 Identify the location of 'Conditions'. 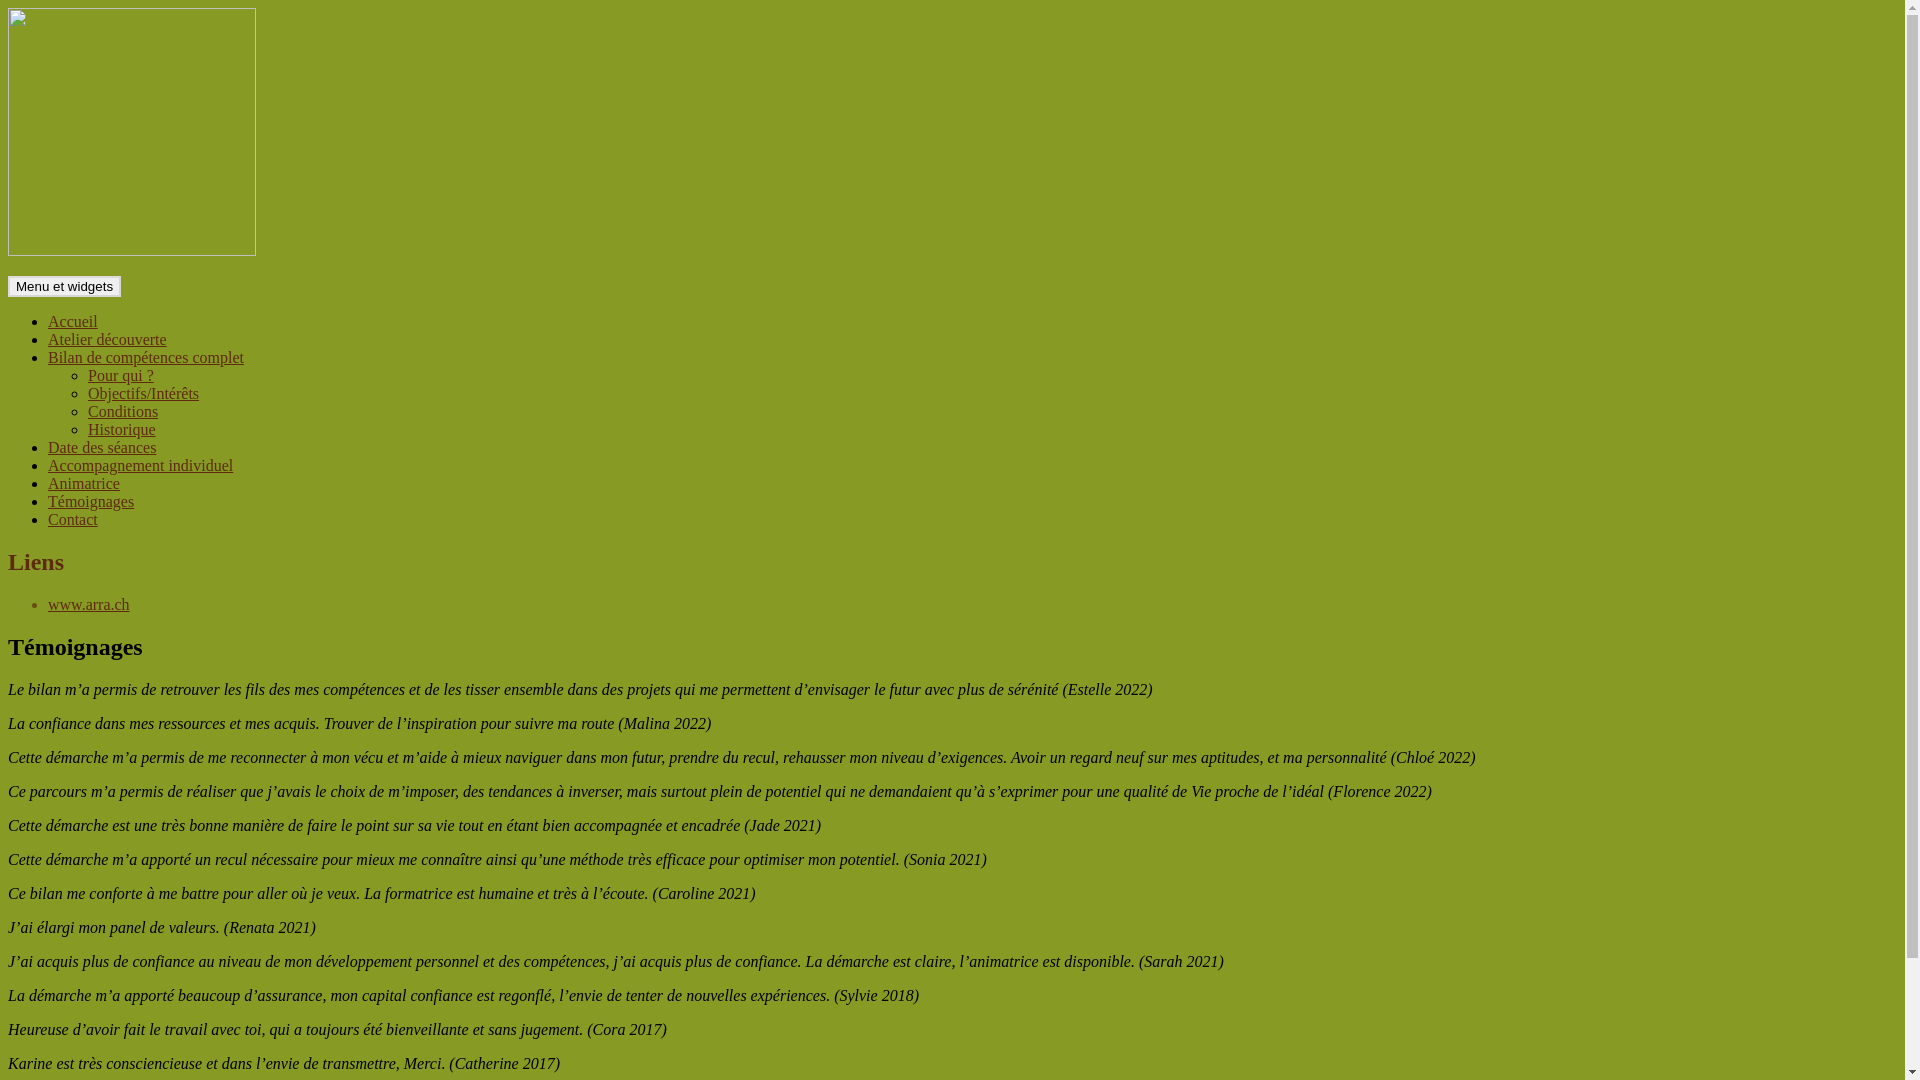
(122, 410).